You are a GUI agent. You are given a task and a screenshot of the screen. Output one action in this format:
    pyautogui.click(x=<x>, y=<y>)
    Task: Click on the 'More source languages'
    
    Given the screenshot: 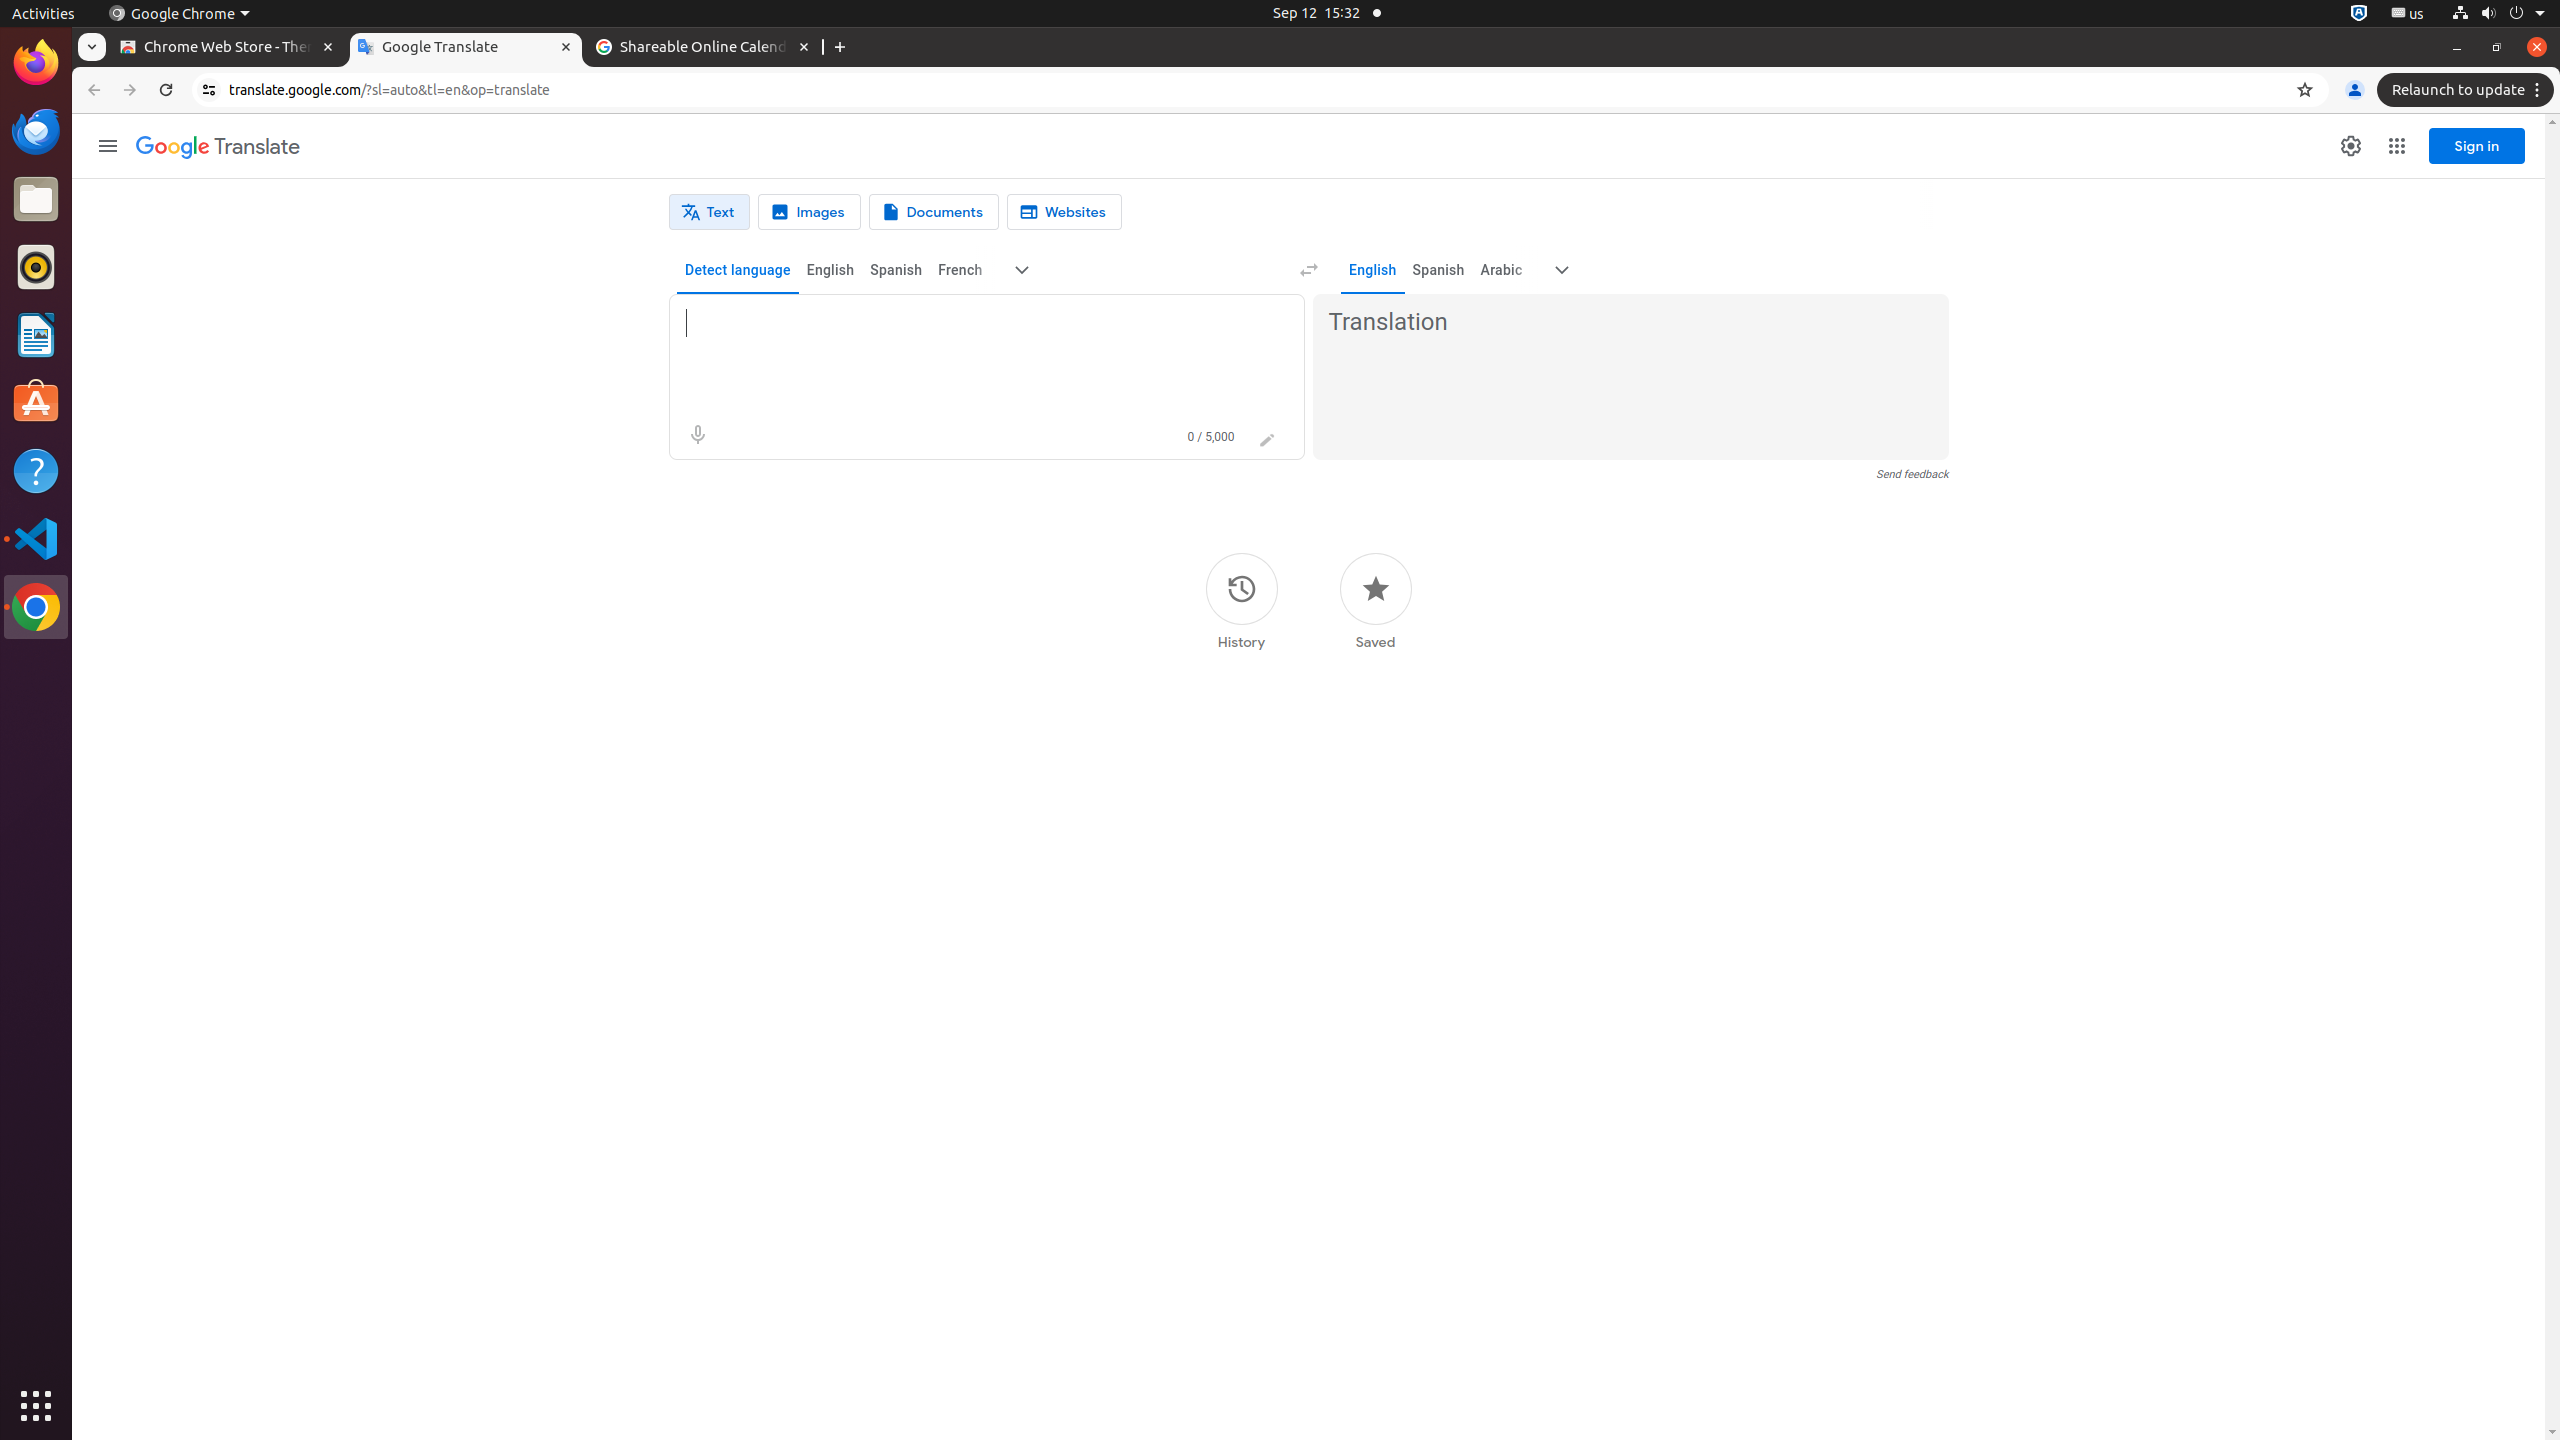 What is the action you would take?
    pyautogui.click(x=1022, y=269)
    